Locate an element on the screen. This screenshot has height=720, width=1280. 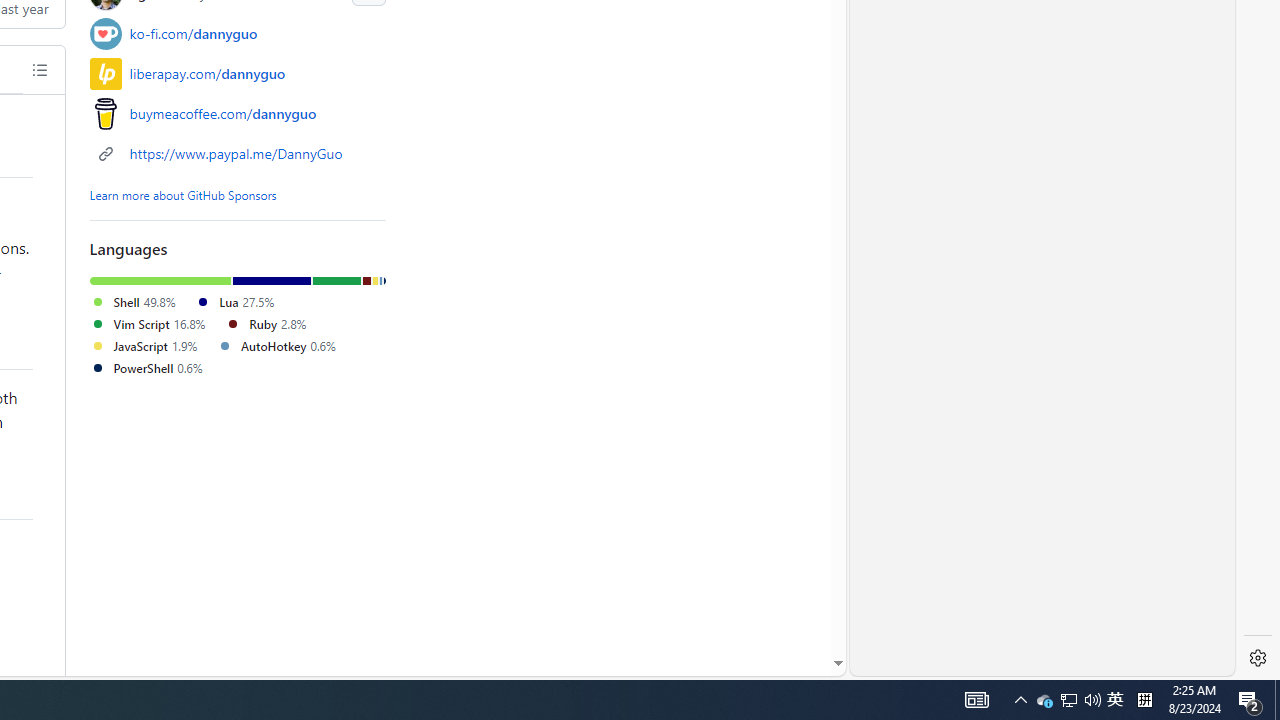
'buymeacoffee.com/dannyguo' is located at coordinates (223, 113).